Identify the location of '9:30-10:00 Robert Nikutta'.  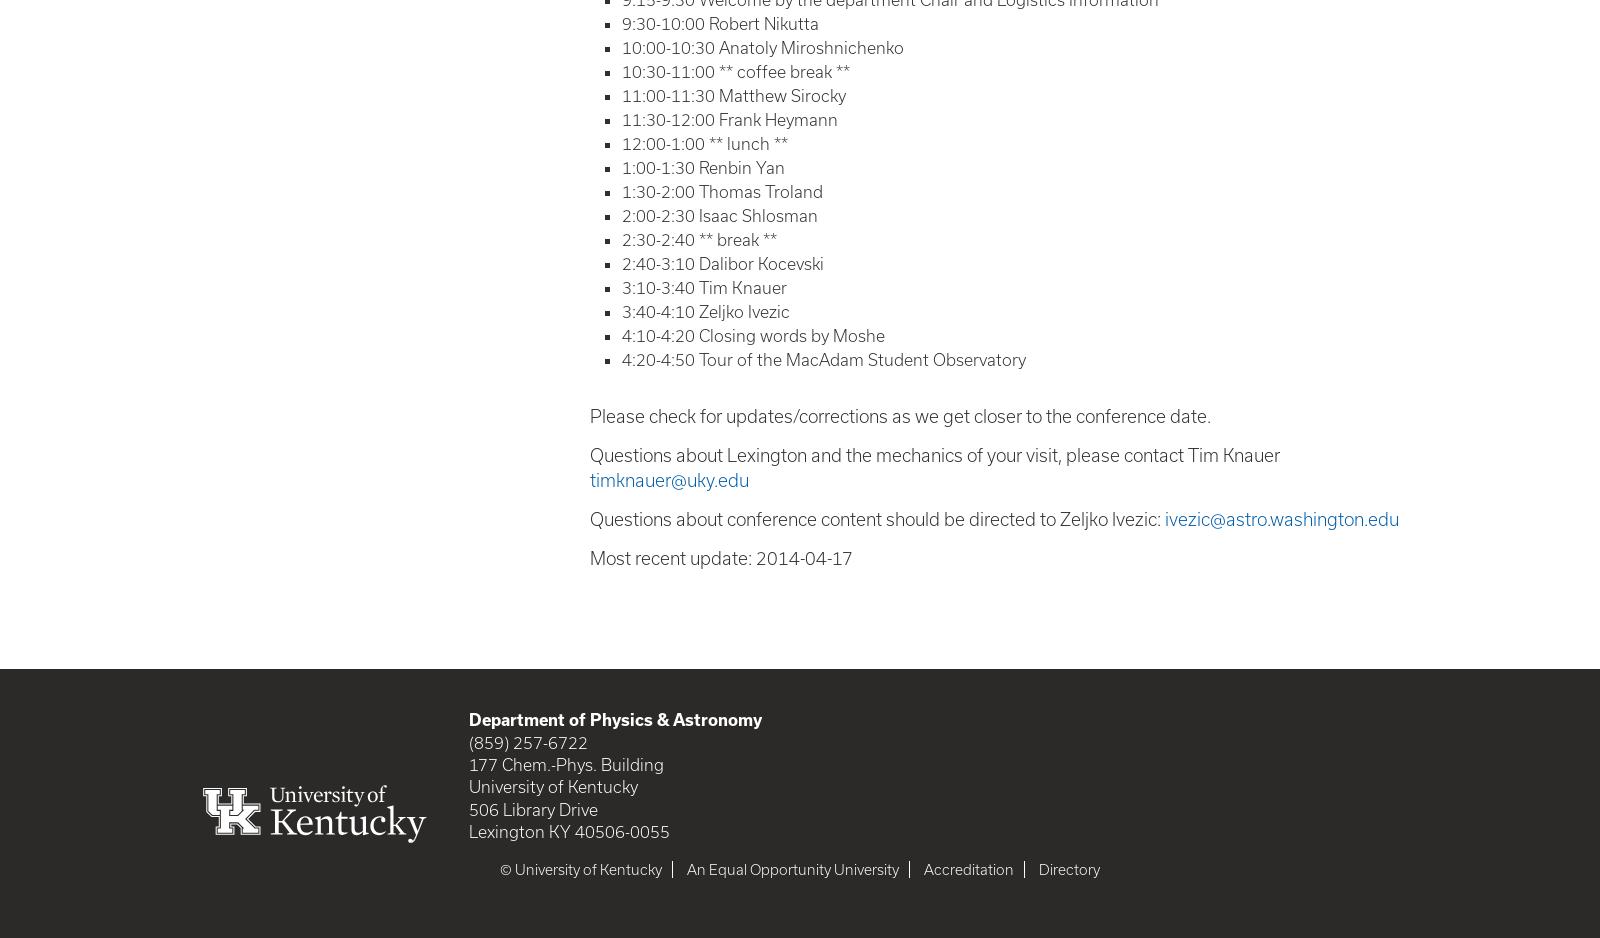
(621, 22).